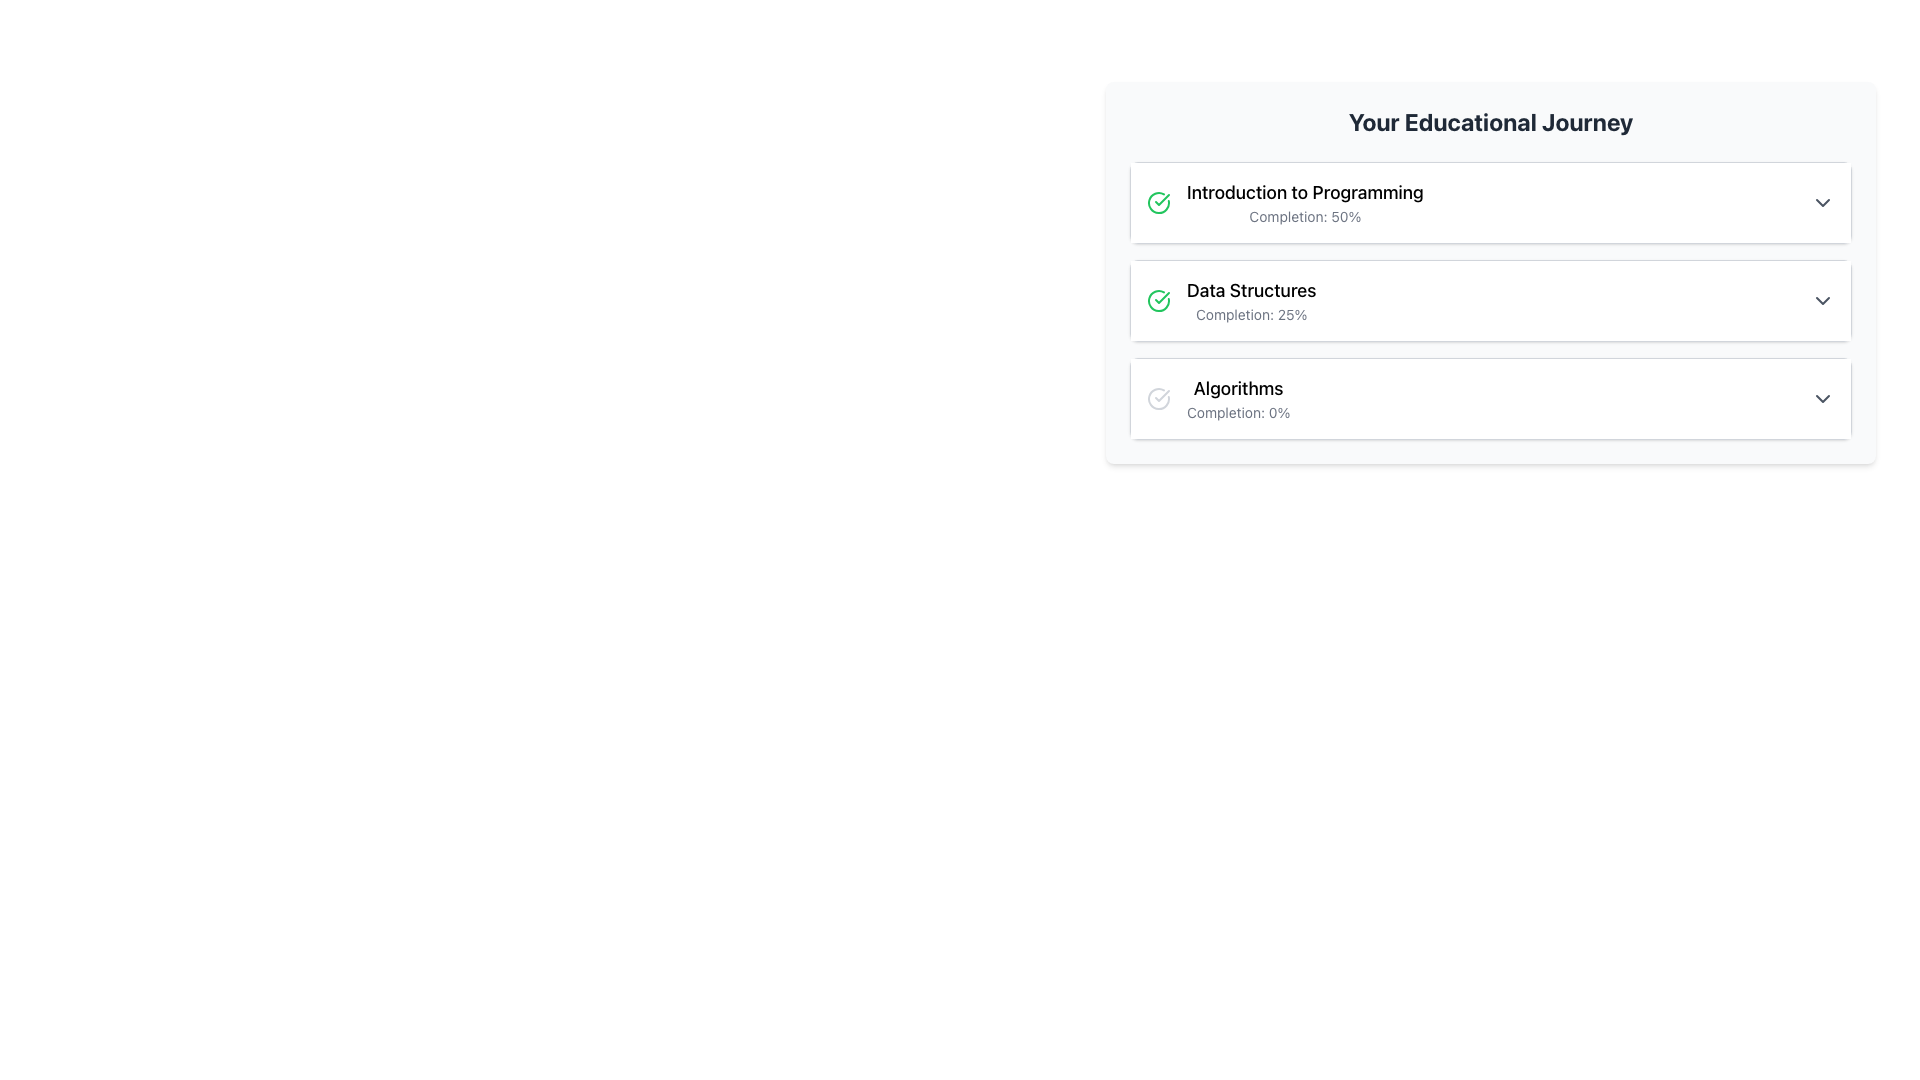 The image size is (1920, 1080). Describe the element at coordinates (1305, 203) in the screenshot. I see `text label that displays the title and progress completion percentage for the 'Introduction to Programming' module, located in the upper right section of the window above the modules 'Data Structures' and 'Algorithms'` at that location.